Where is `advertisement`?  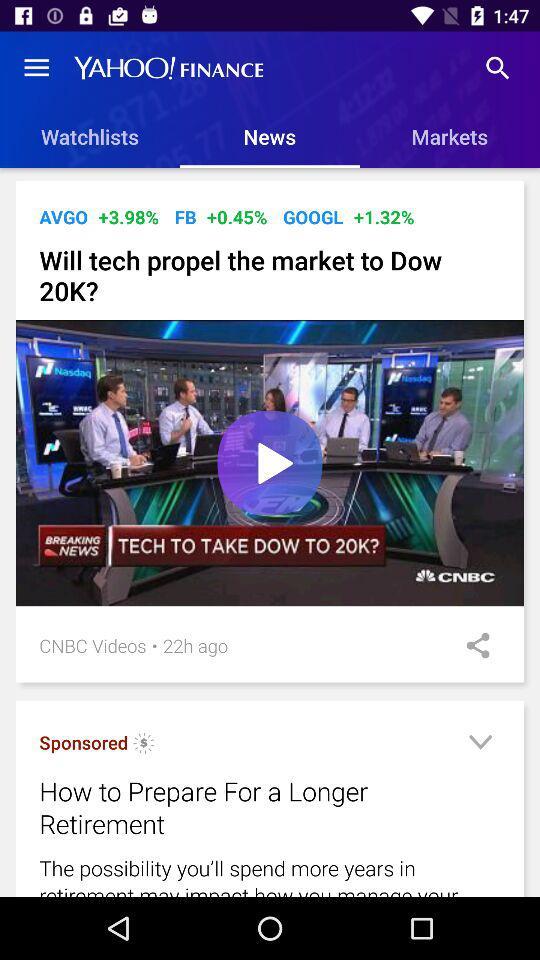
advertisement is located at coordinates (479, 744).